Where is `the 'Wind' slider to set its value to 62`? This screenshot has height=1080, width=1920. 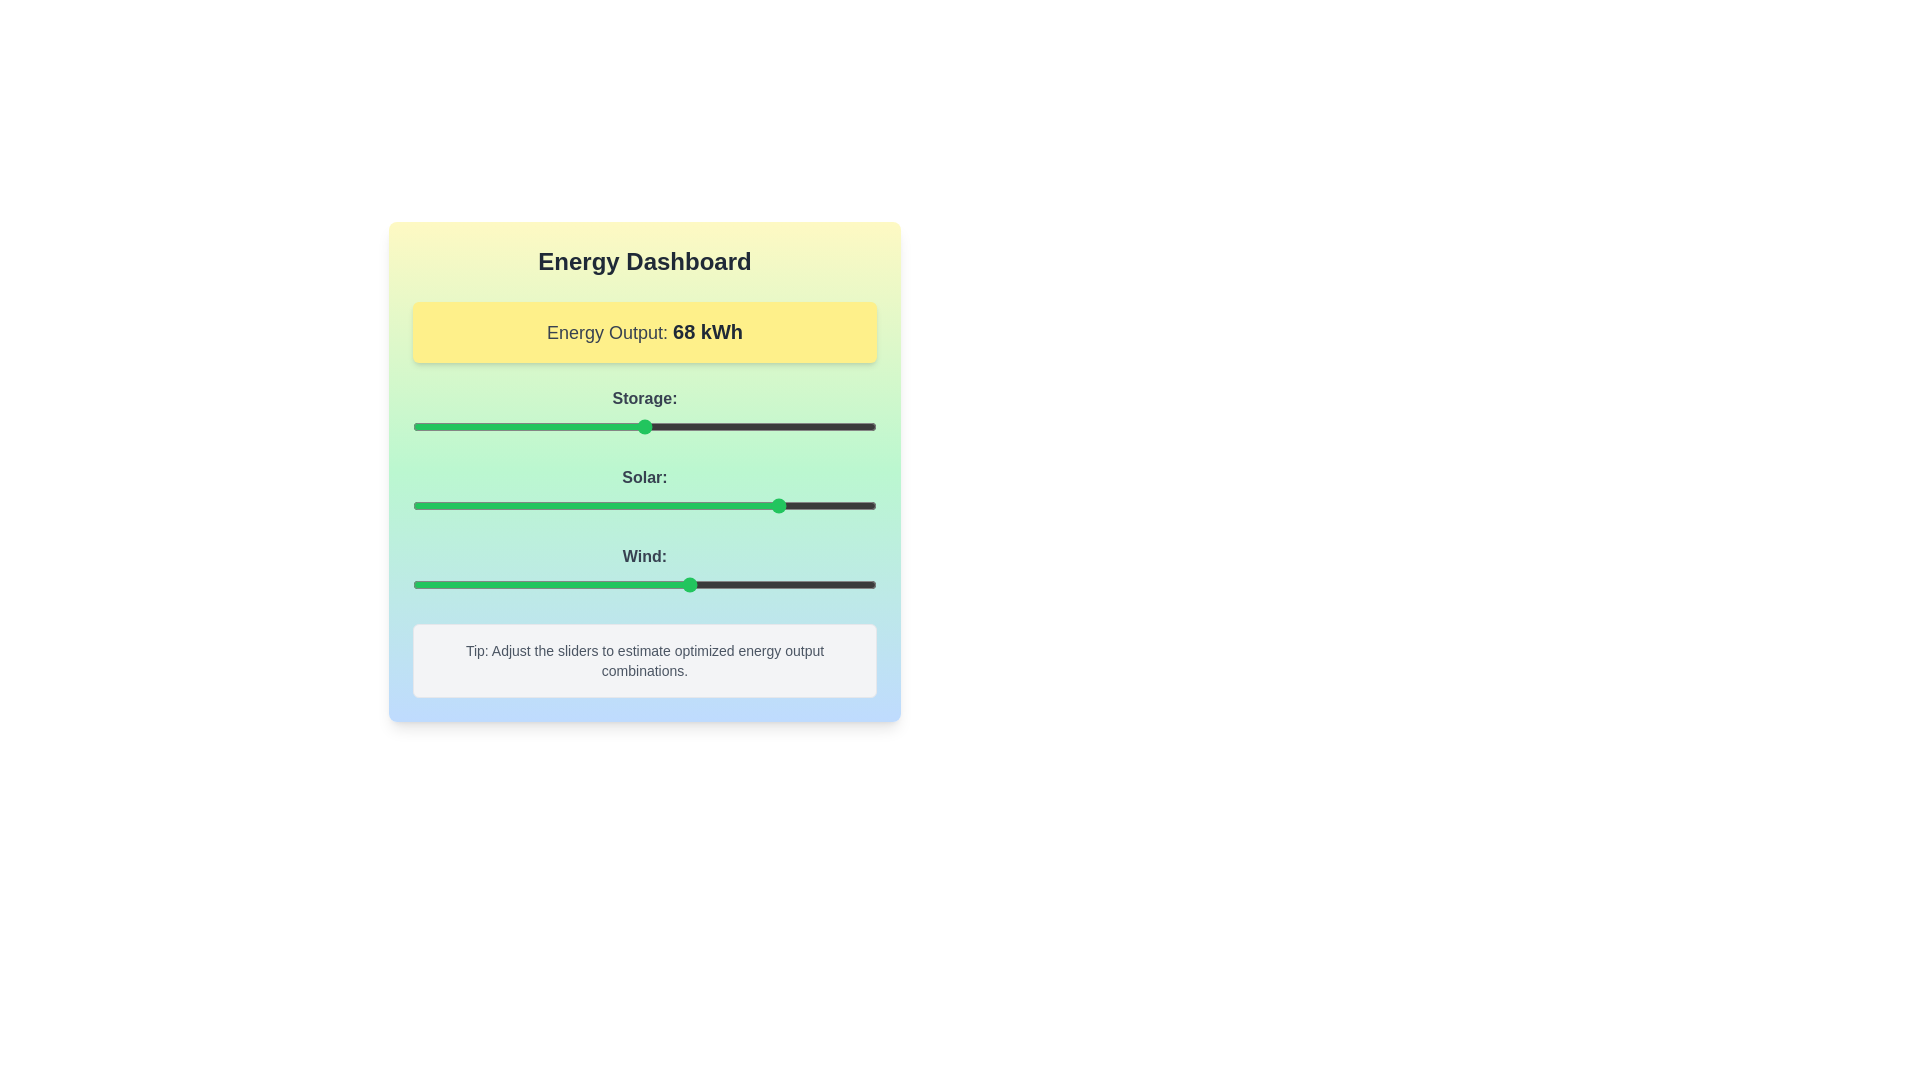
the 'Wind' slider to set its value to 62 is located at coordinates (700, 585).